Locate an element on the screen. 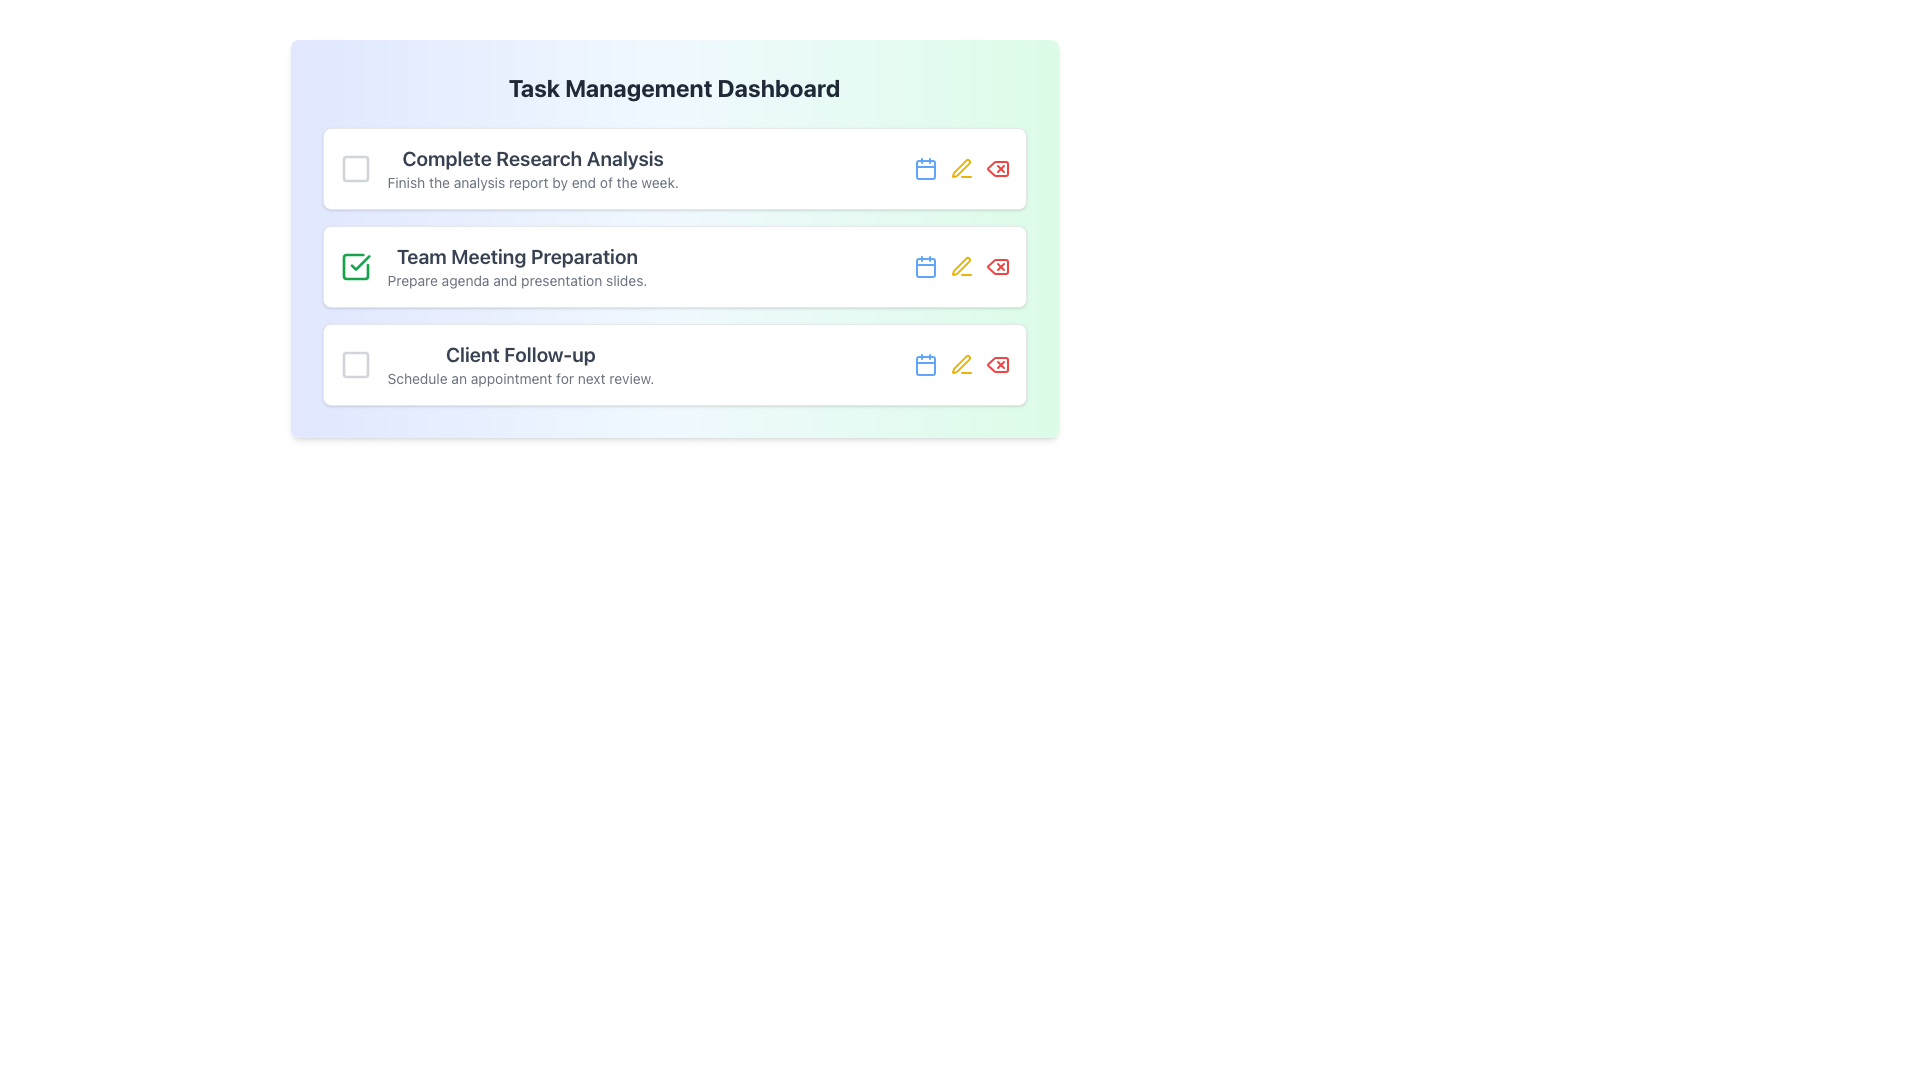 This screenshot has height=1080, width=1920. the text element labeled 'Client Follow-up', which is the third task in a vertical list of tasks is located at coordinates (496, 365).